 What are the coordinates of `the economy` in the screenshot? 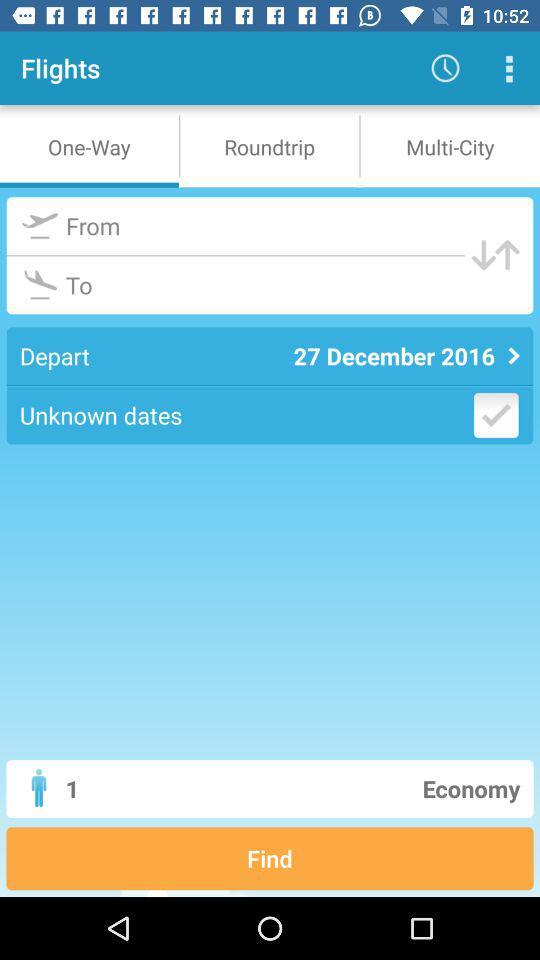 It's located at (345, 788).